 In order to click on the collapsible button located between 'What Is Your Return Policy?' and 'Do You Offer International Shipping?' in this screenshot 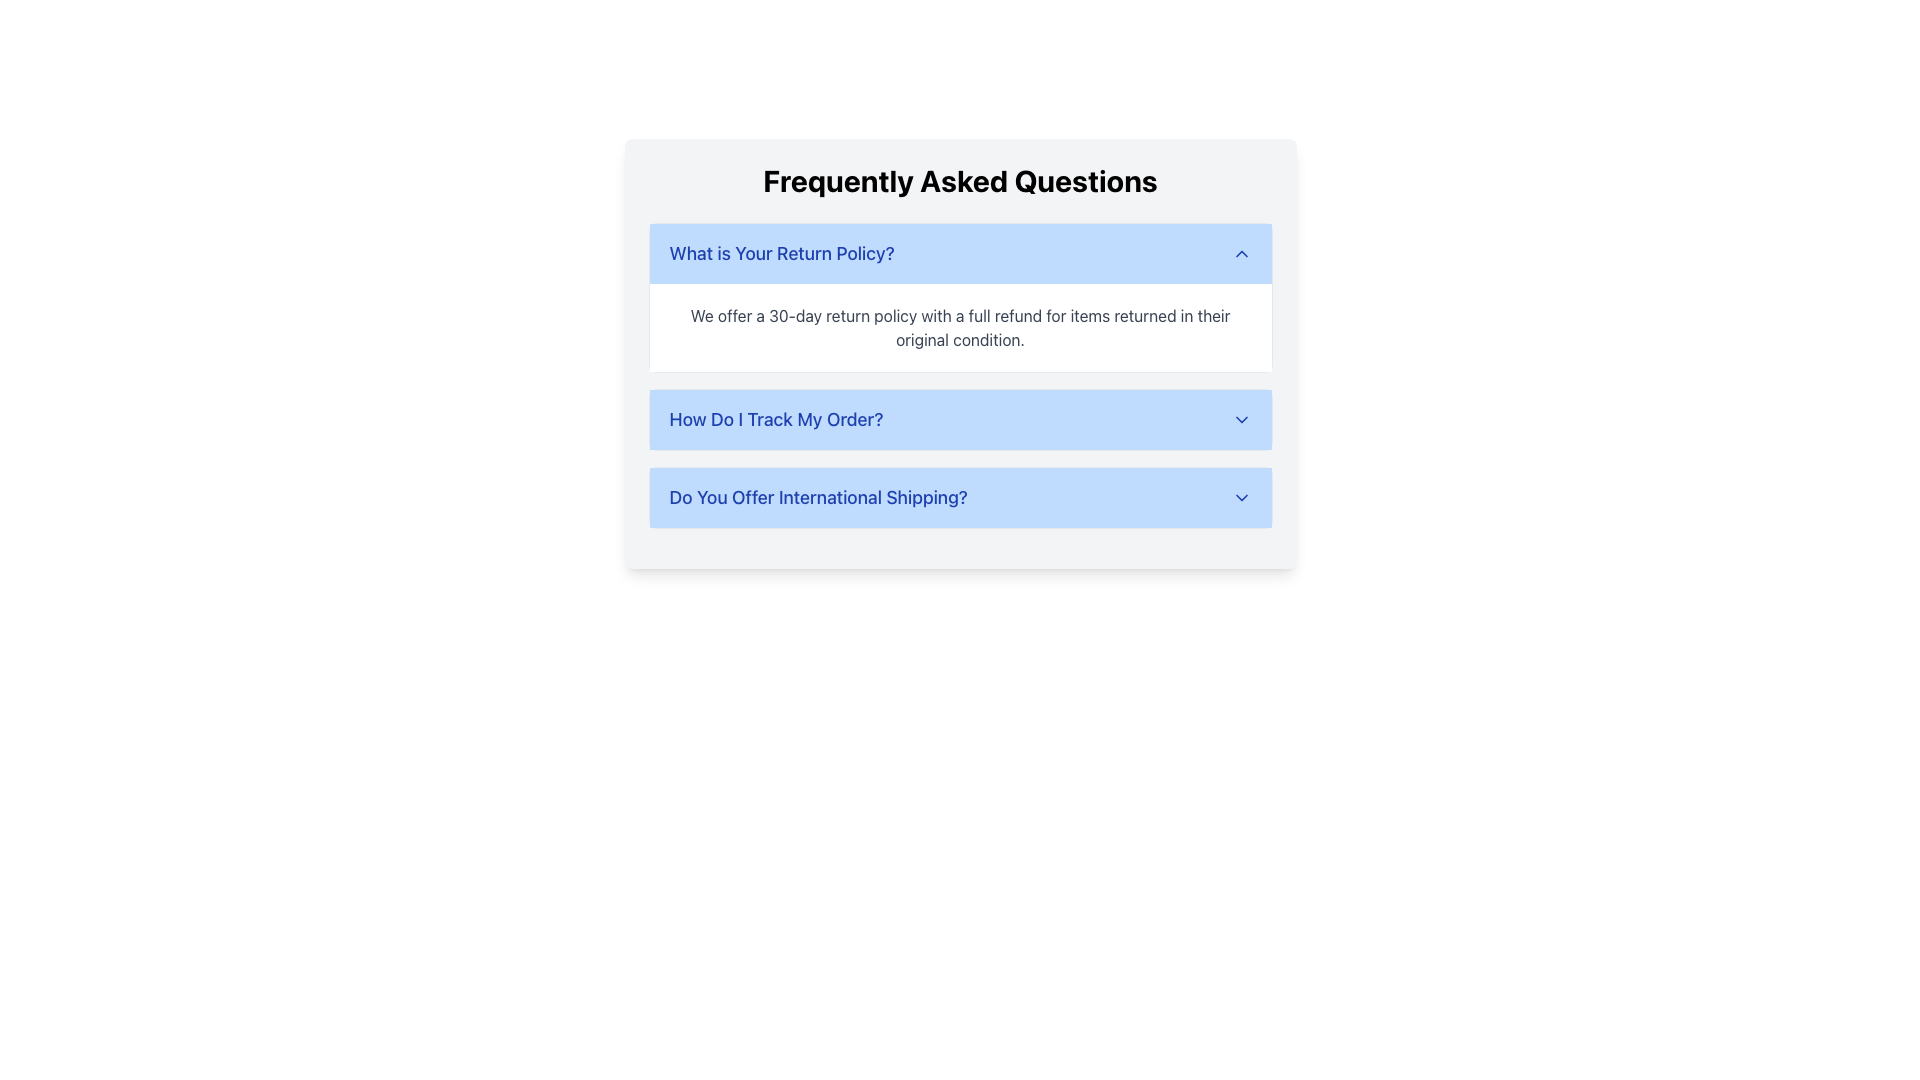, I will do `click(960, 419)`.